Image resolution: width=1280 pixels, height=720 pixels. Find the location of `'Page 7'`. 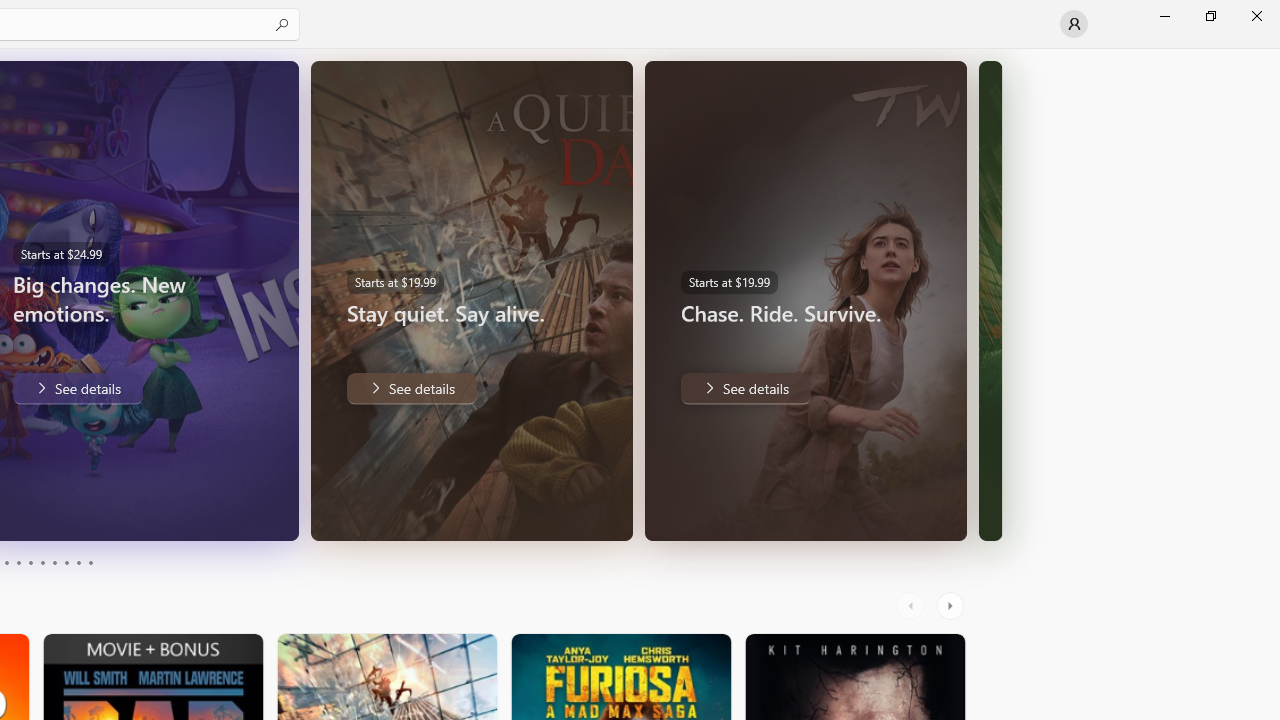

'Page 7' is located at coordinates (54, 563).